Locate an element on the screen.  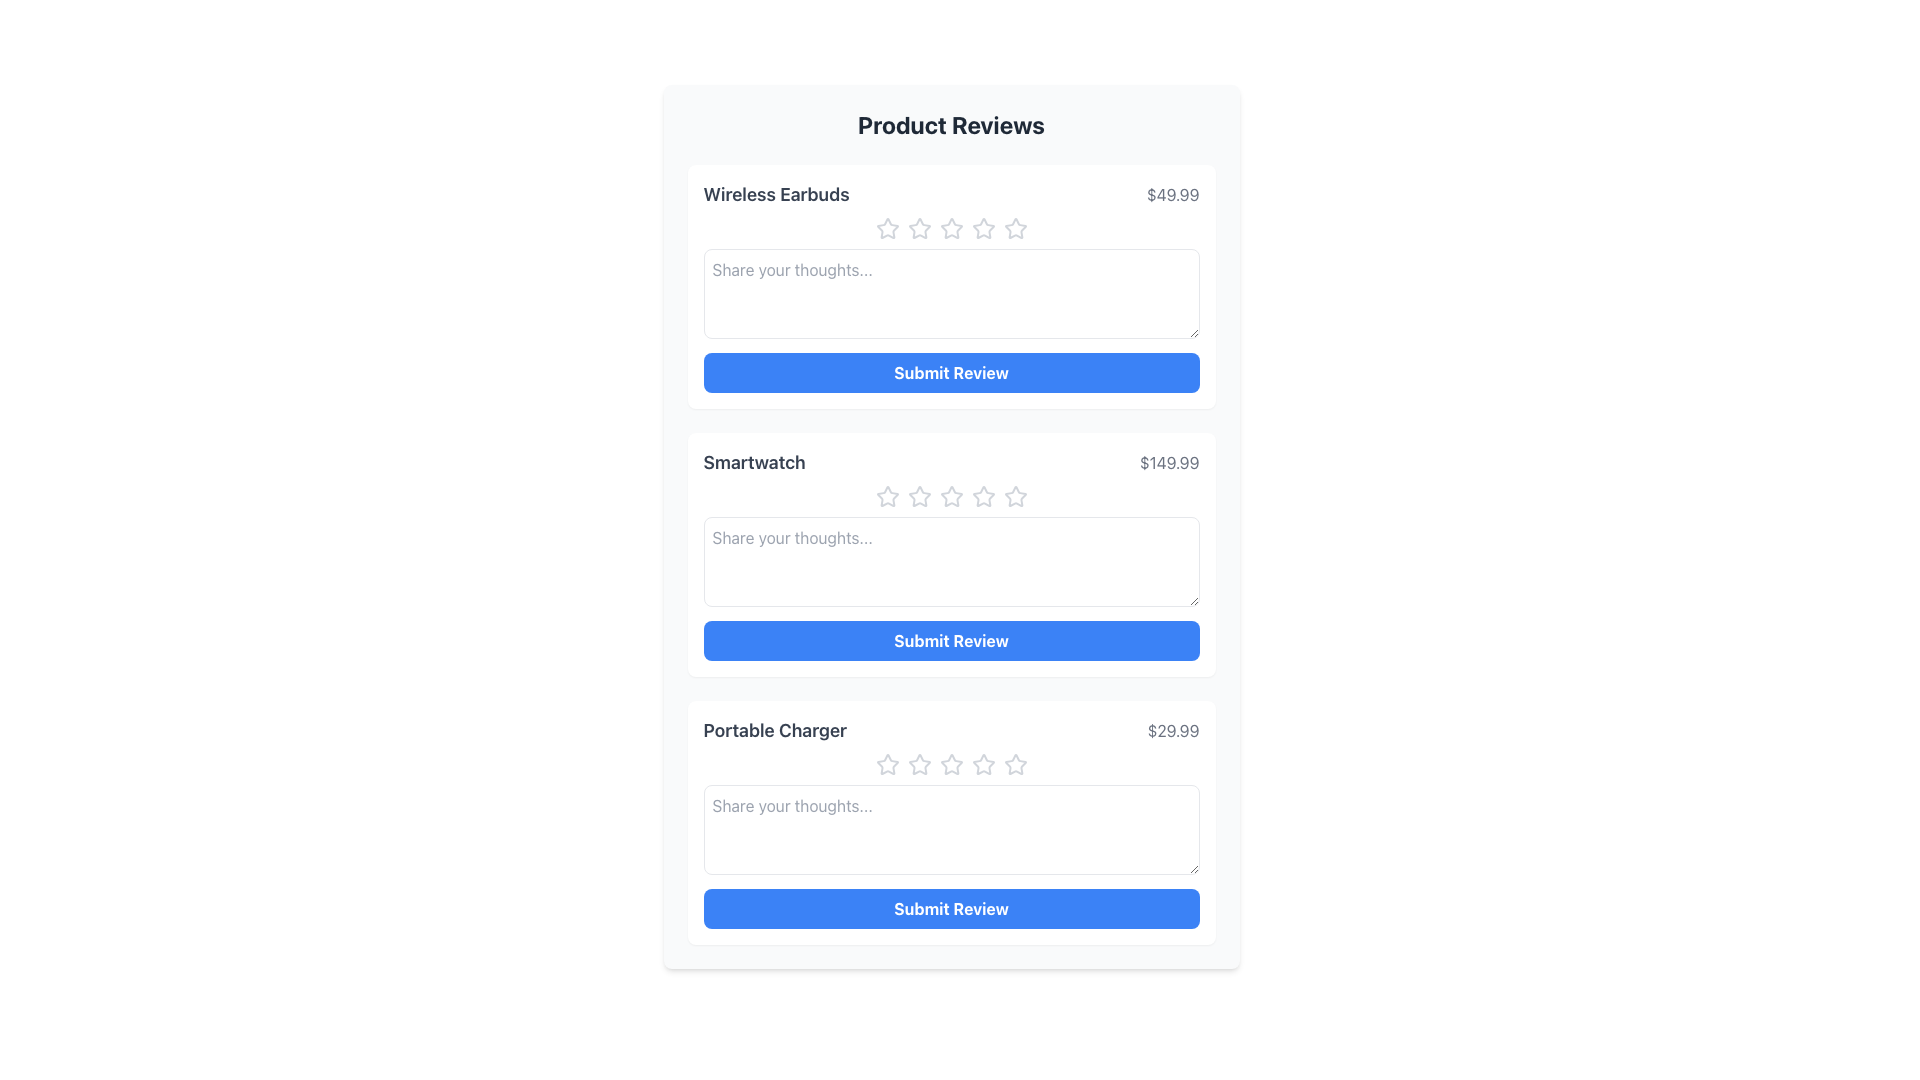
the third star in the rating row for the 'Smartwatch' product, located in the review section below the product title and price is located at coordinates (950, 496).